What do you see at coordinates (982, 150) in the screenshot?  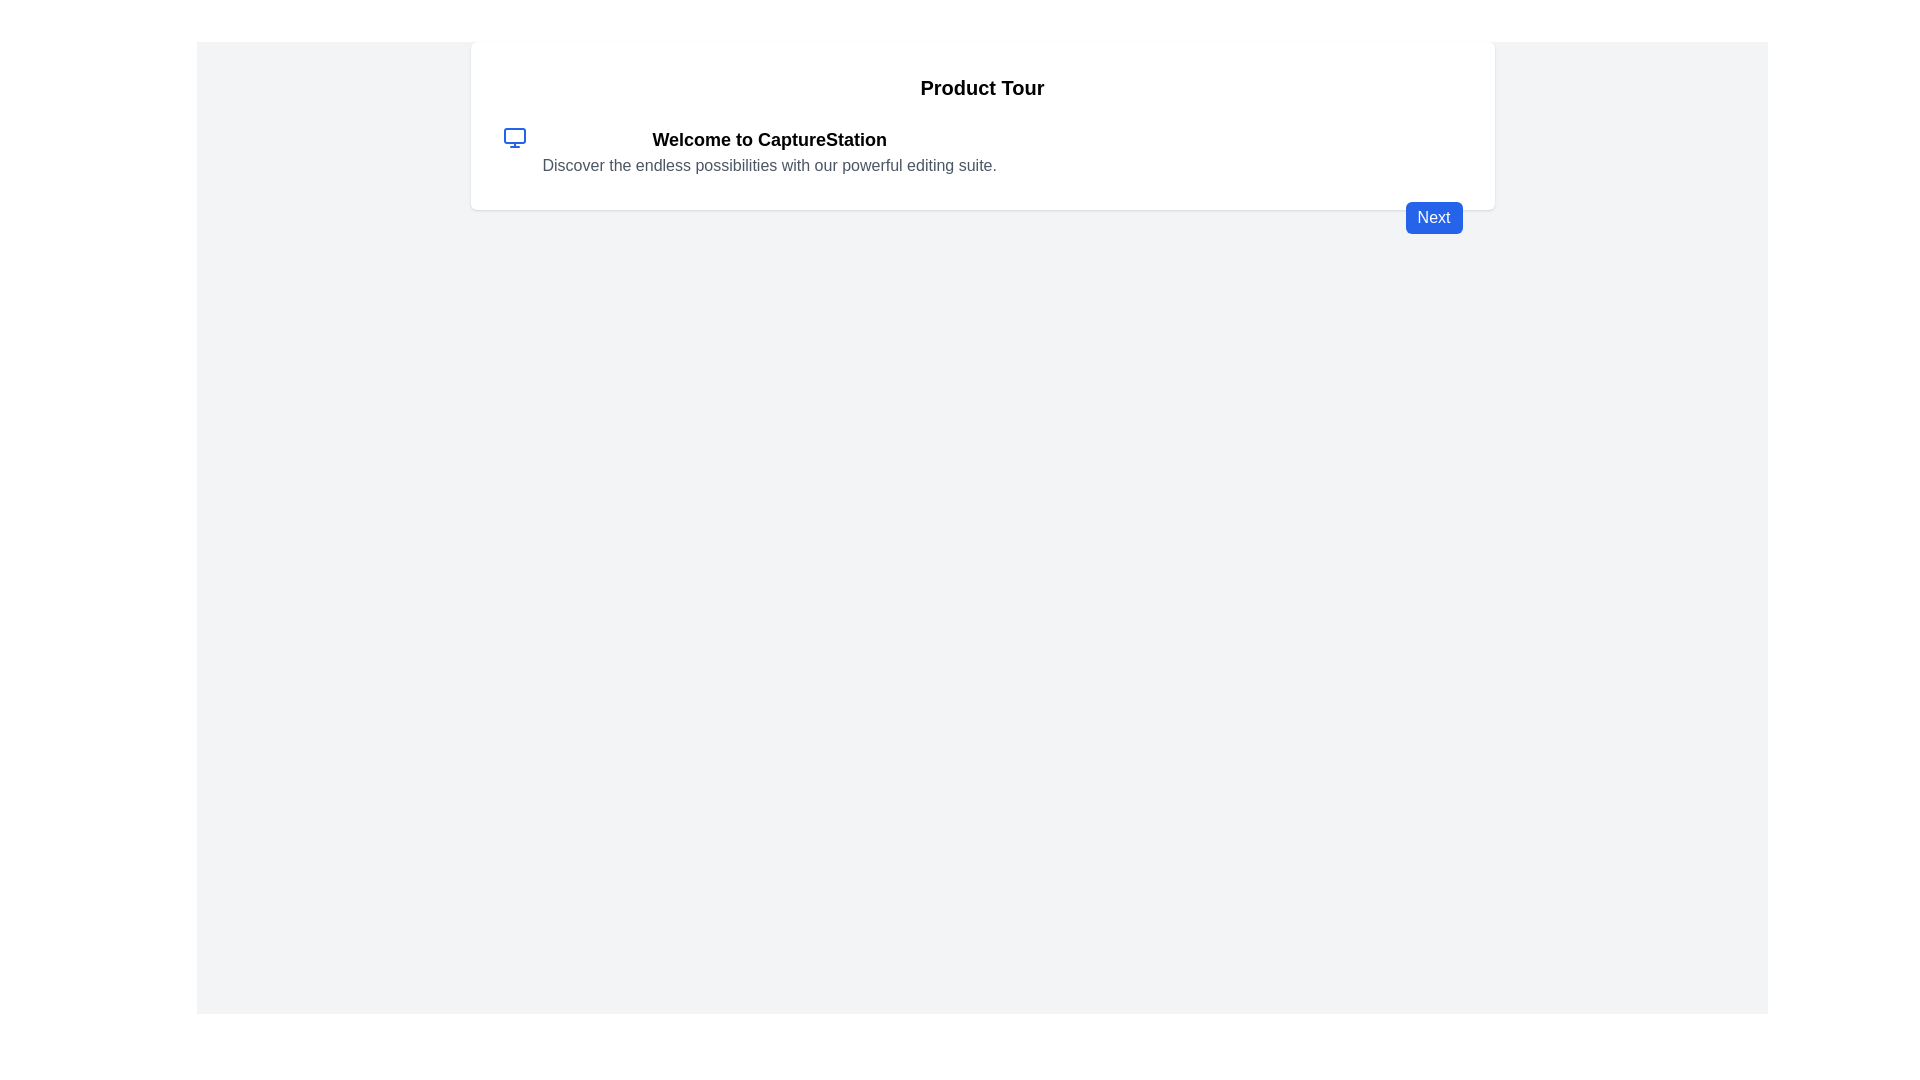 I see `information displayed in the composite UI element titled 'Welcome to CaptureStation' with the subtitle 'Discover the endless possibilities with our powerful editing suite.'` at bounding box center [982, 150].